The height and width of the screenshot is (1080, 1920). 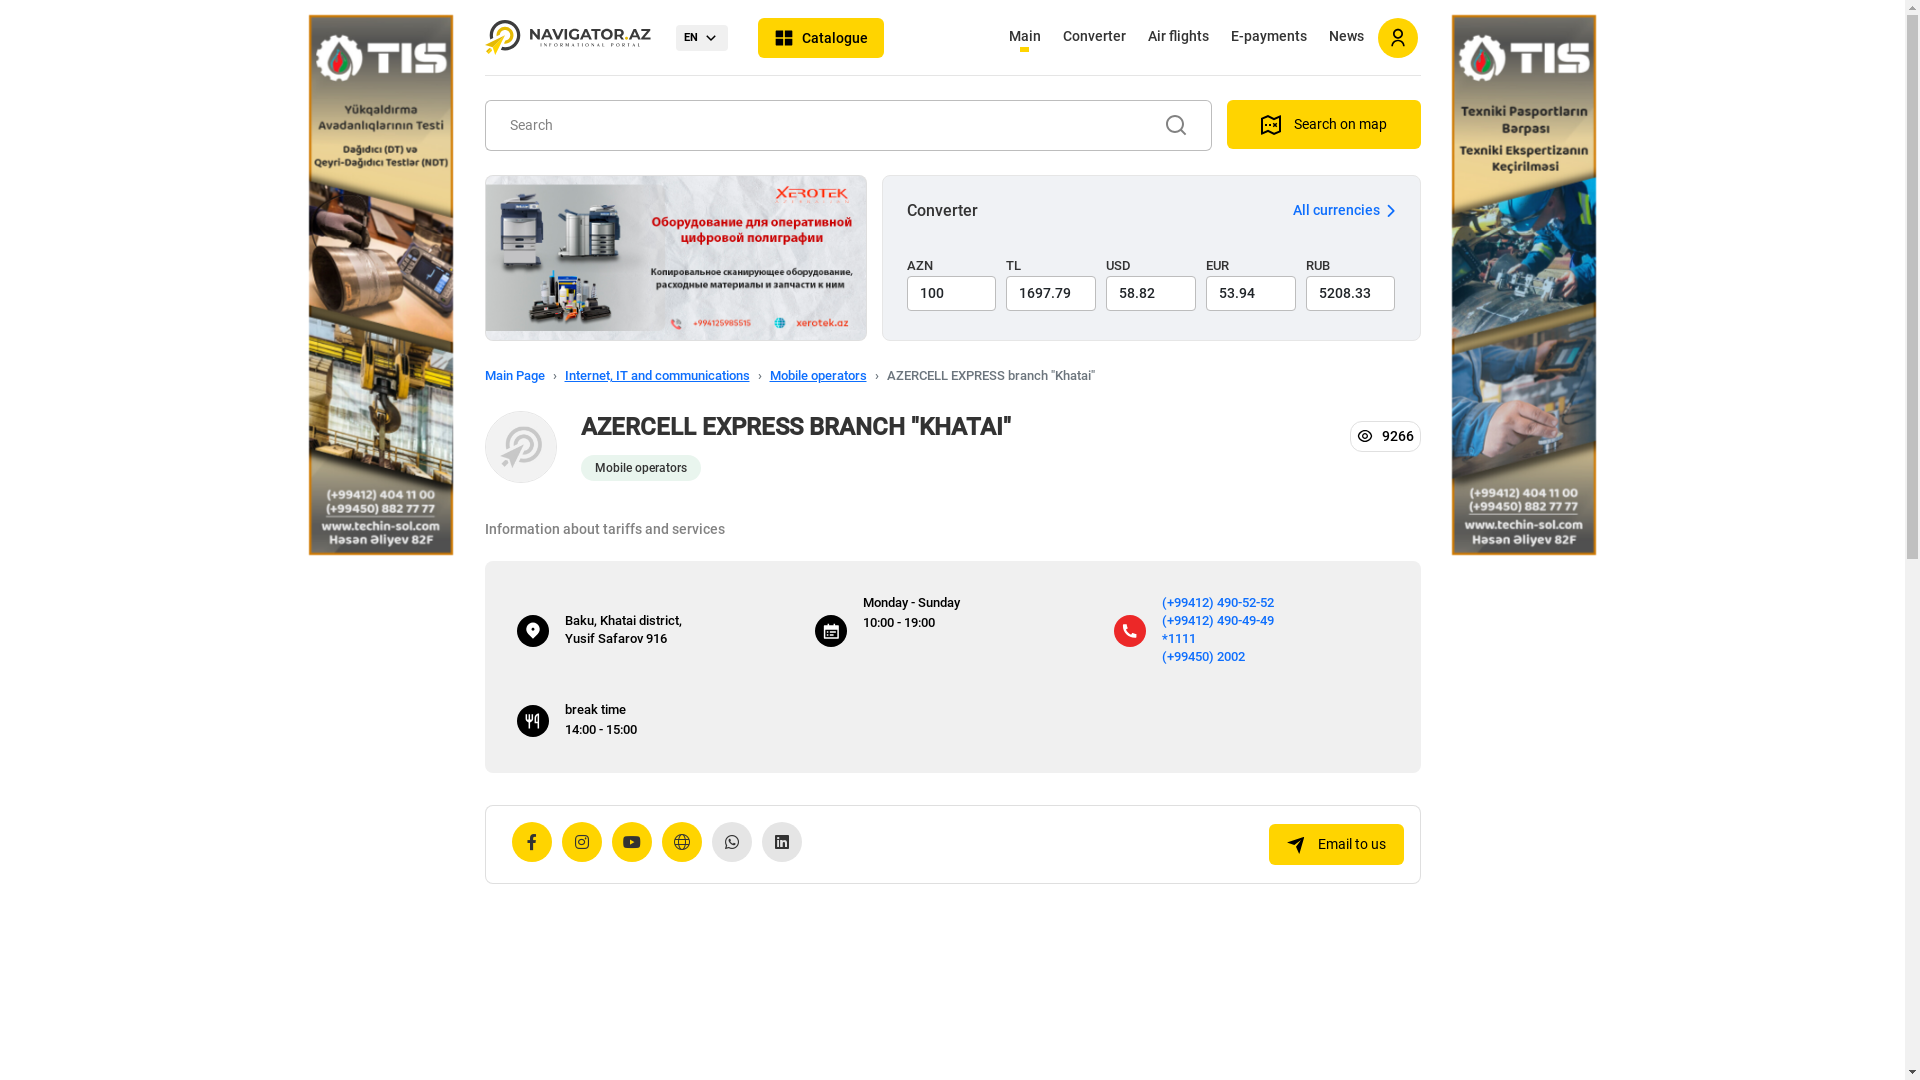 I want to click on '*1111', so click(x=1161, y=637).